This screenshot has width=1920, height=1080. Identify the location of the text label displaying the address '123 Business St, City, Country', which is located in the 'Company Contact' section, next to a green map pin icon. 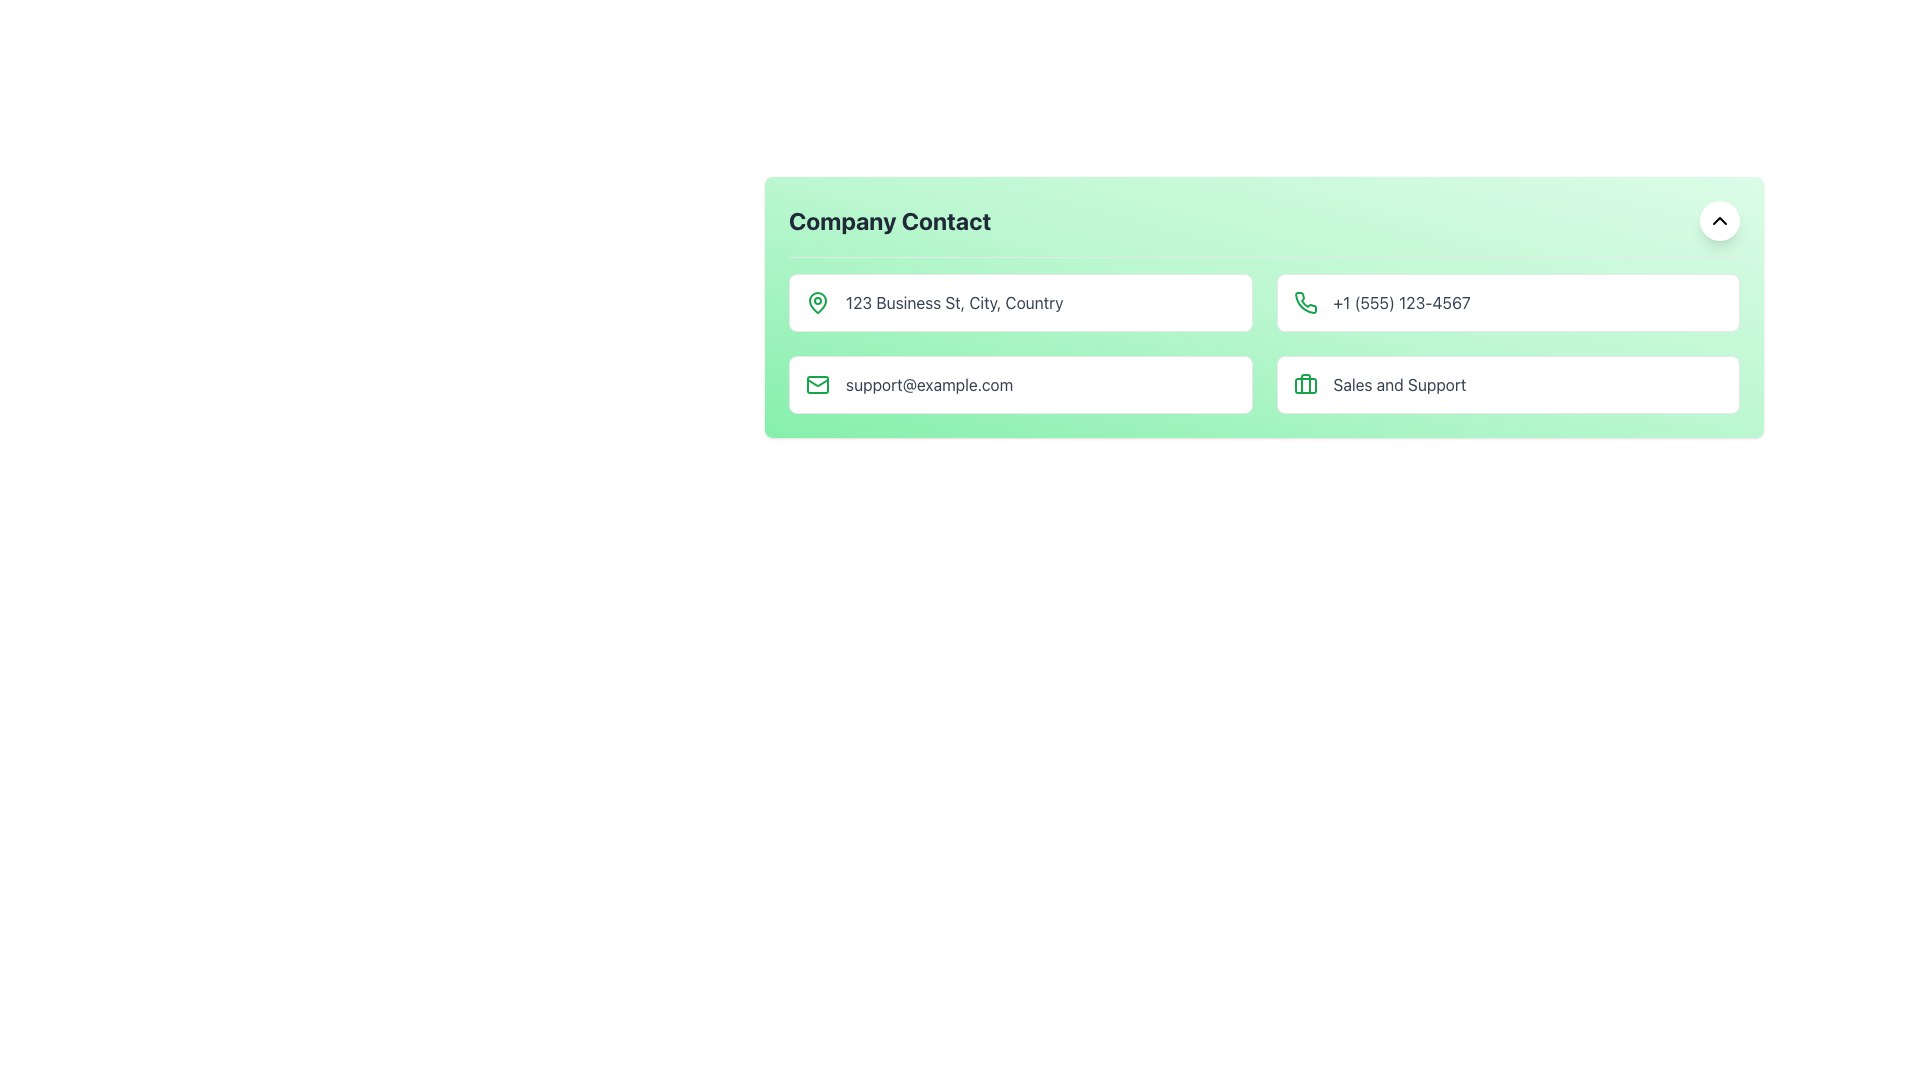
(953, 303).